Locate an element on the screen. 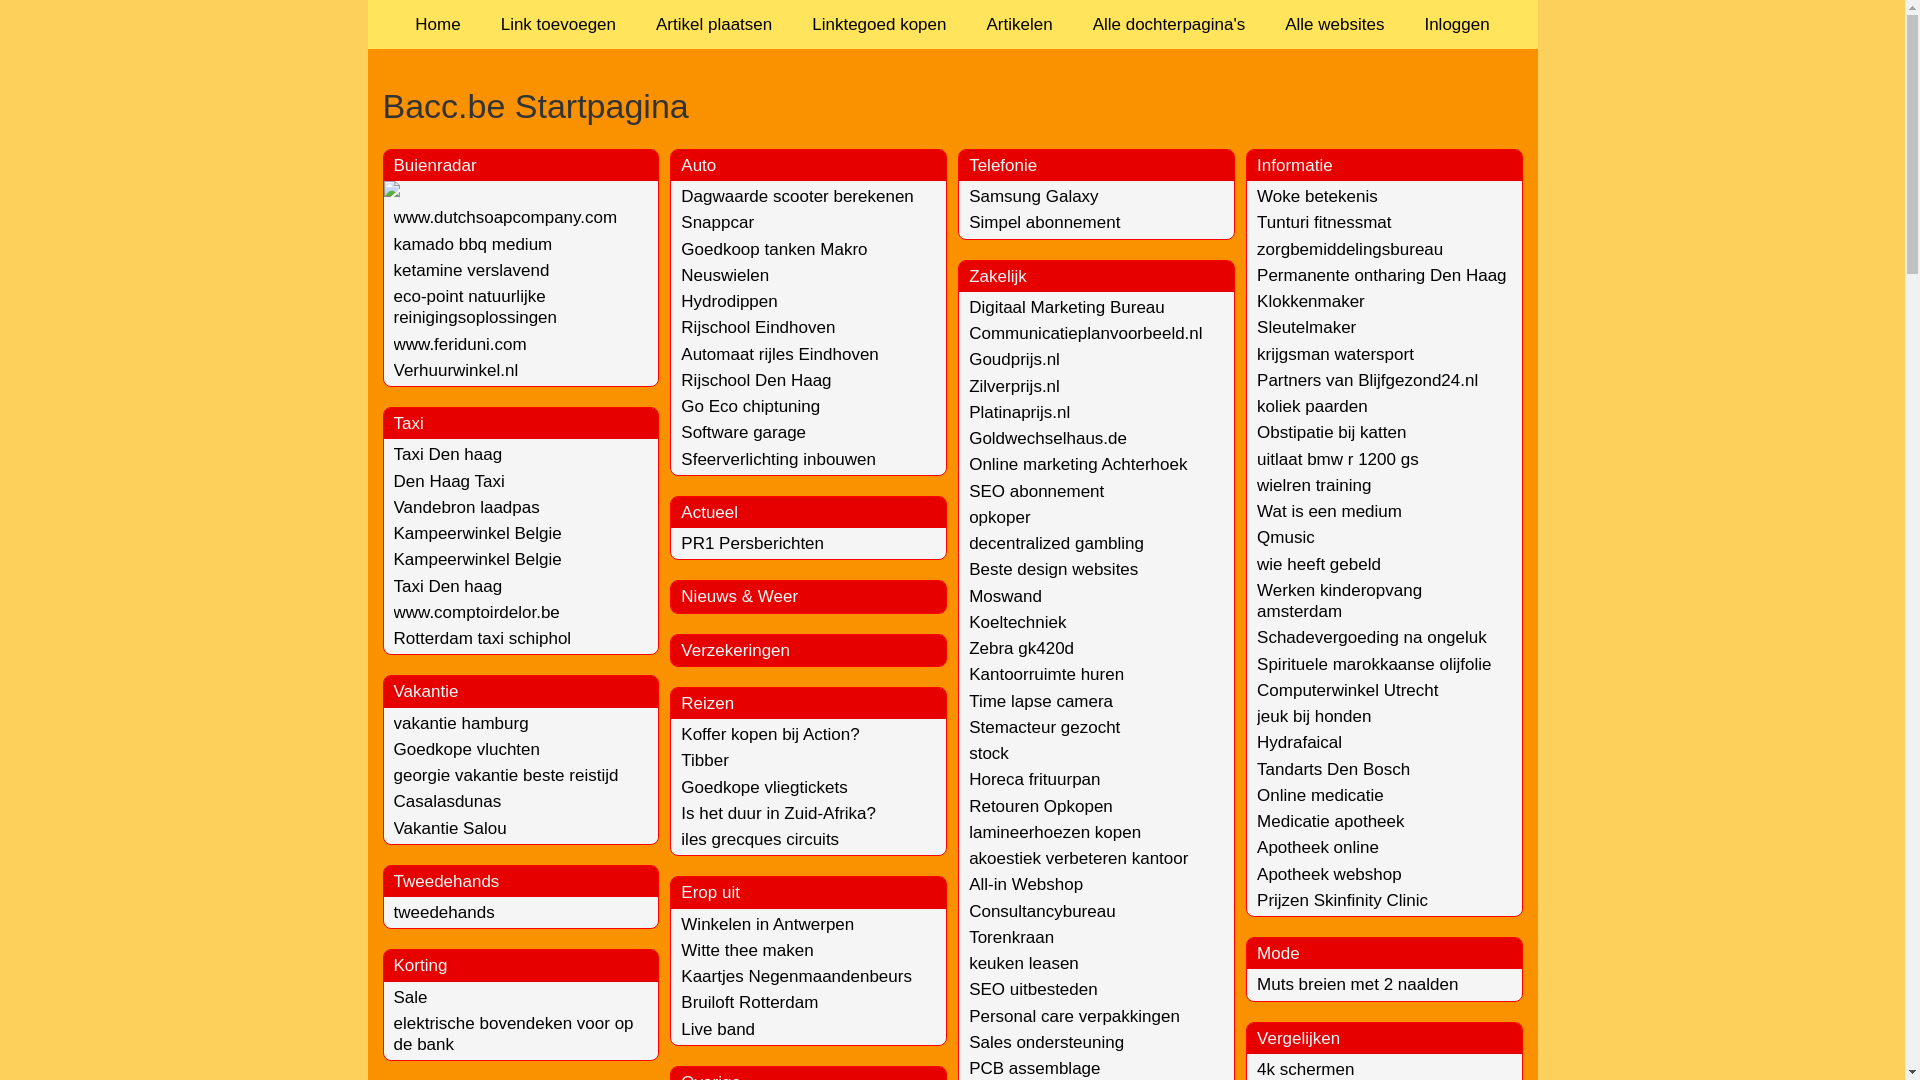  'Beste design websites' is located at coordinates (1052, 569).